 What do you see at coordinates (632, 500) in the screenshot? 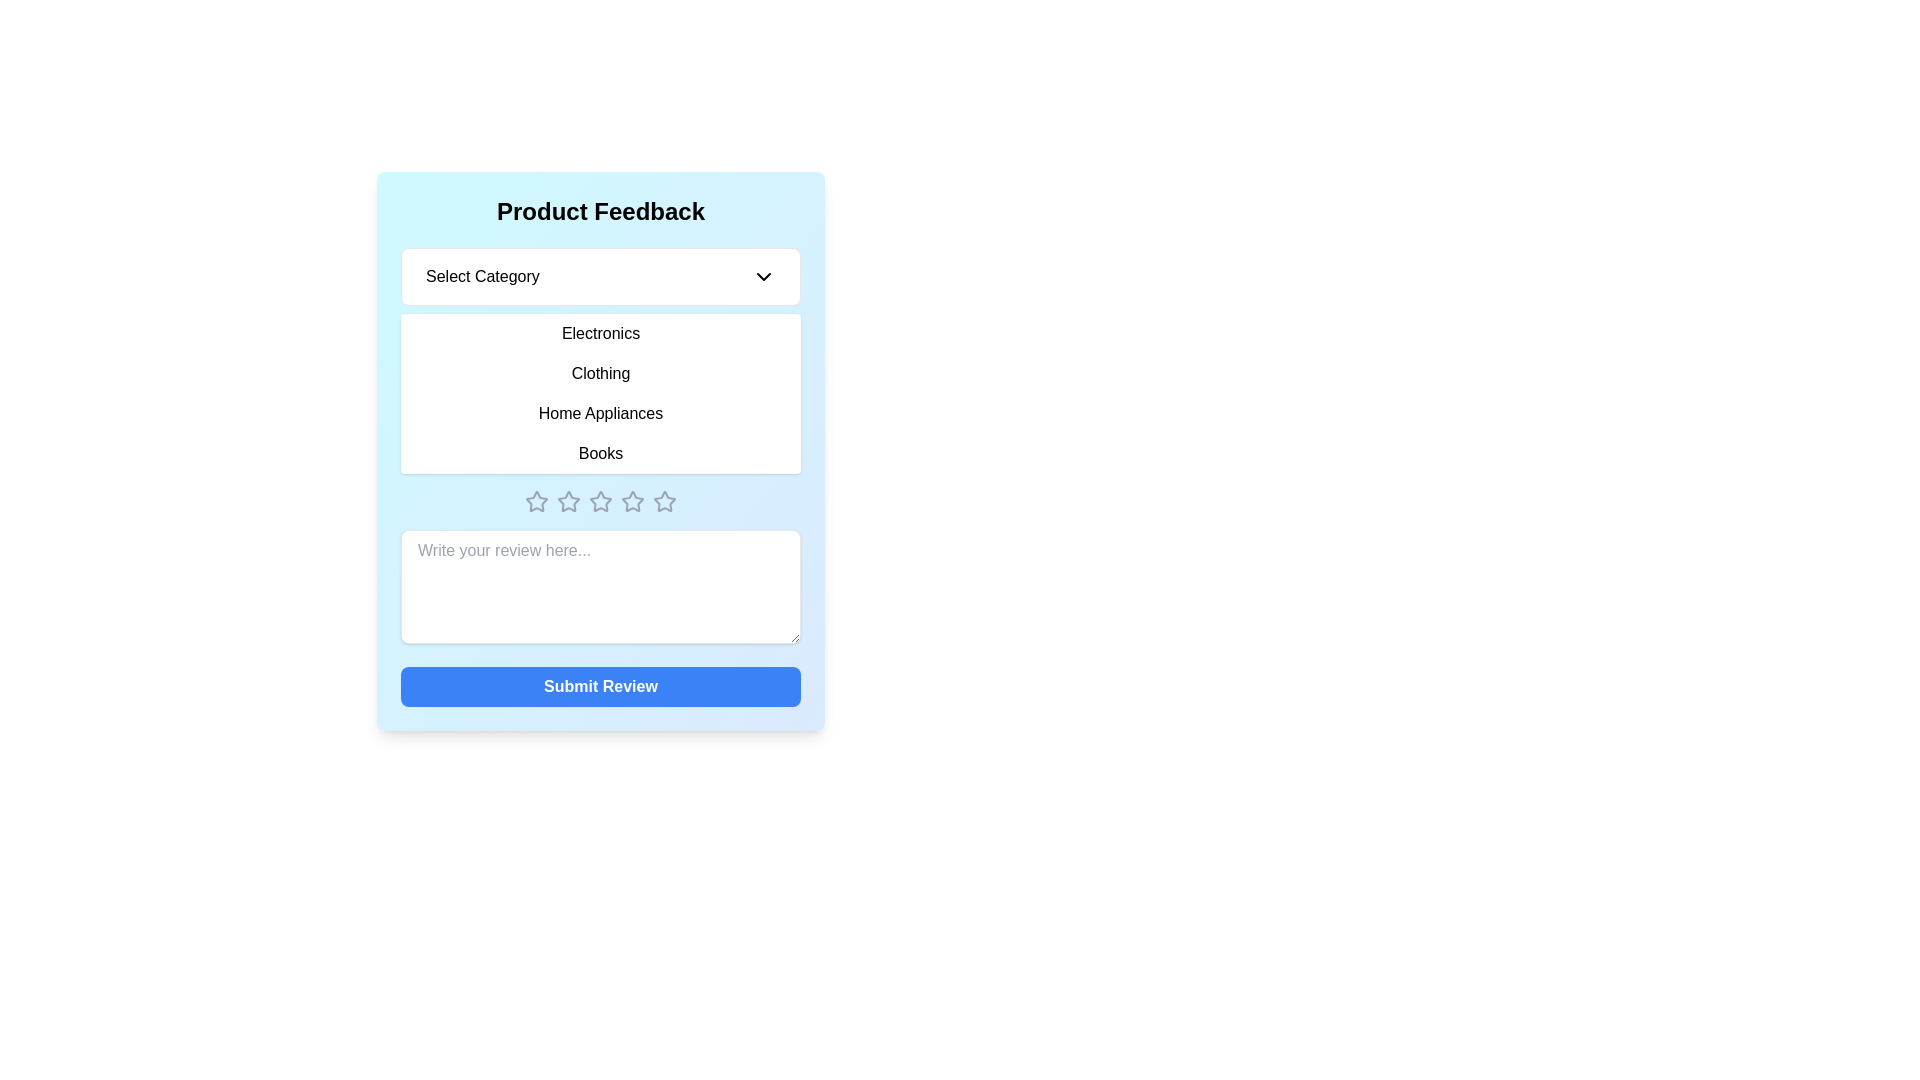
I see `the fourth star icon from the left in a row of five rating stars` at bounding box center [632, 500].